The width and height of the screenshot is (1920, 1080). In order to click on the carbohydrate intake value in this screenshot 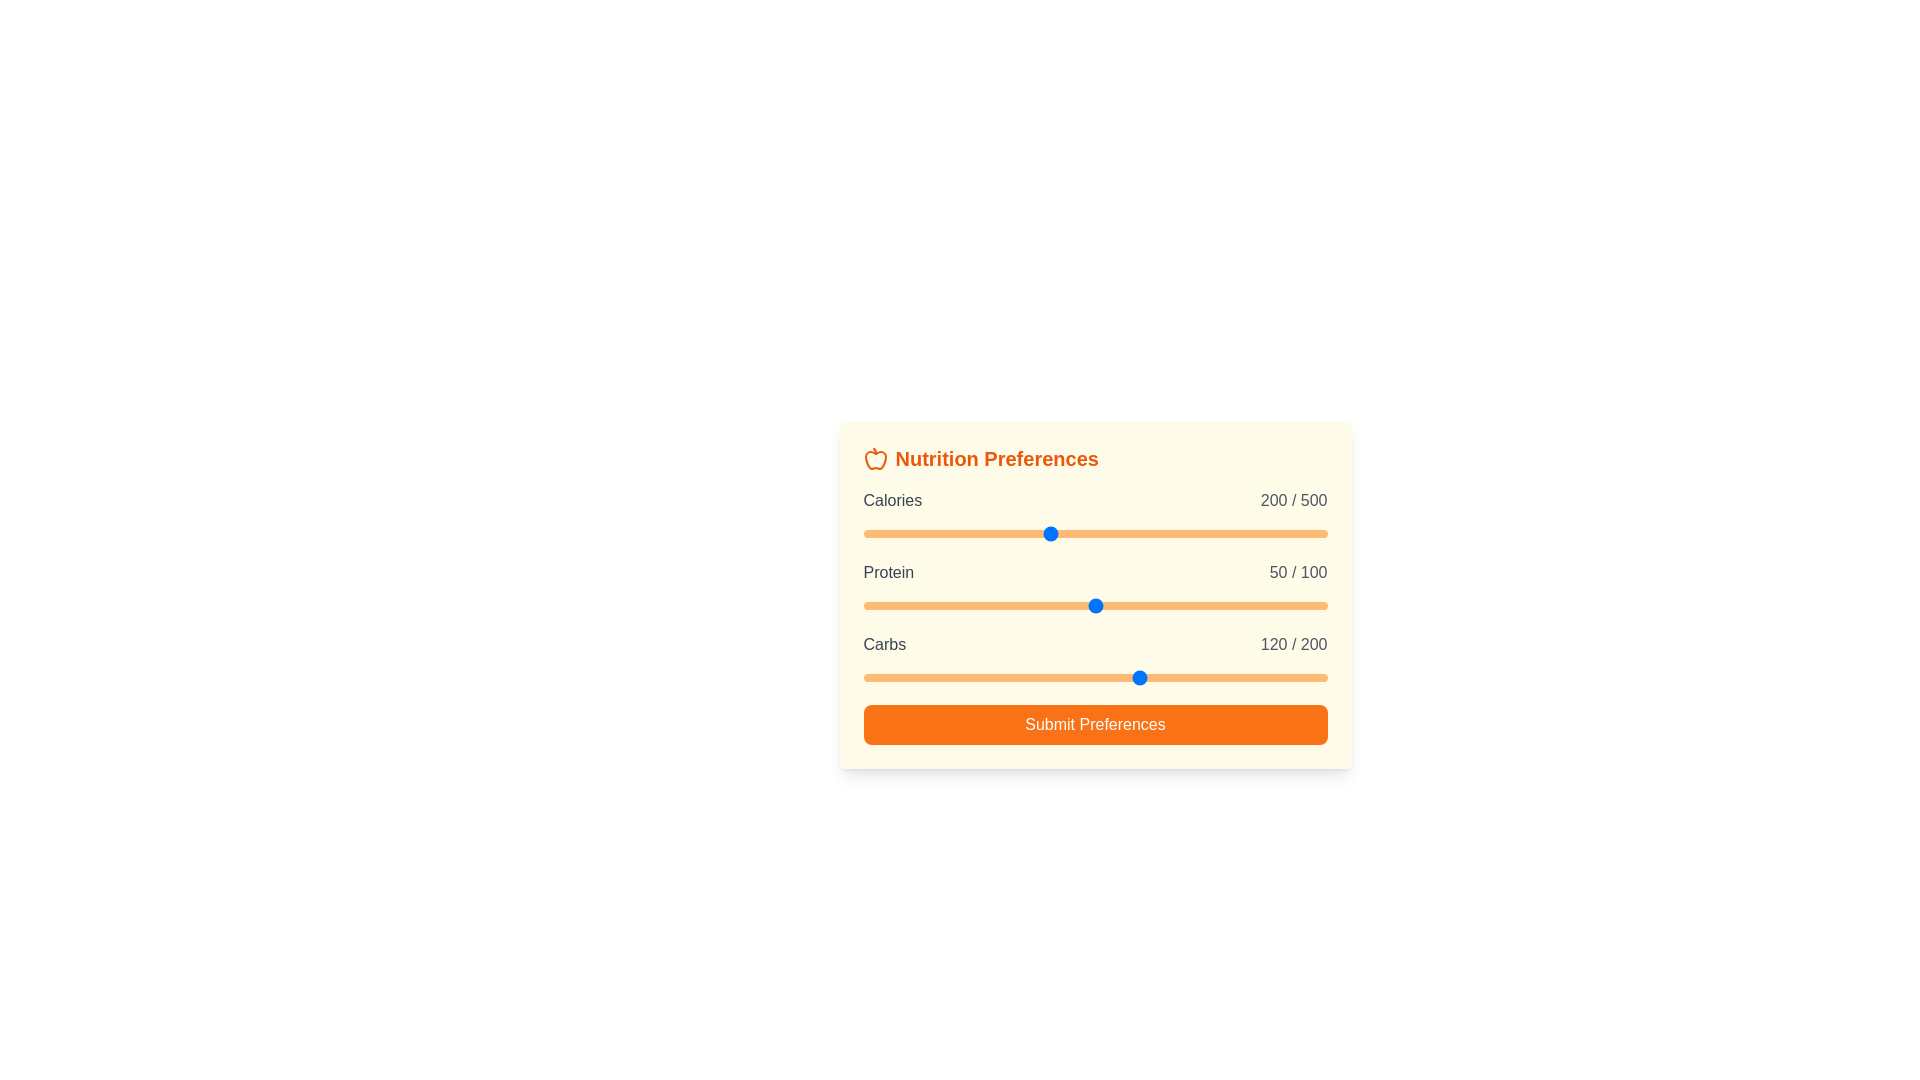, I will do `click(1048, 677)`.